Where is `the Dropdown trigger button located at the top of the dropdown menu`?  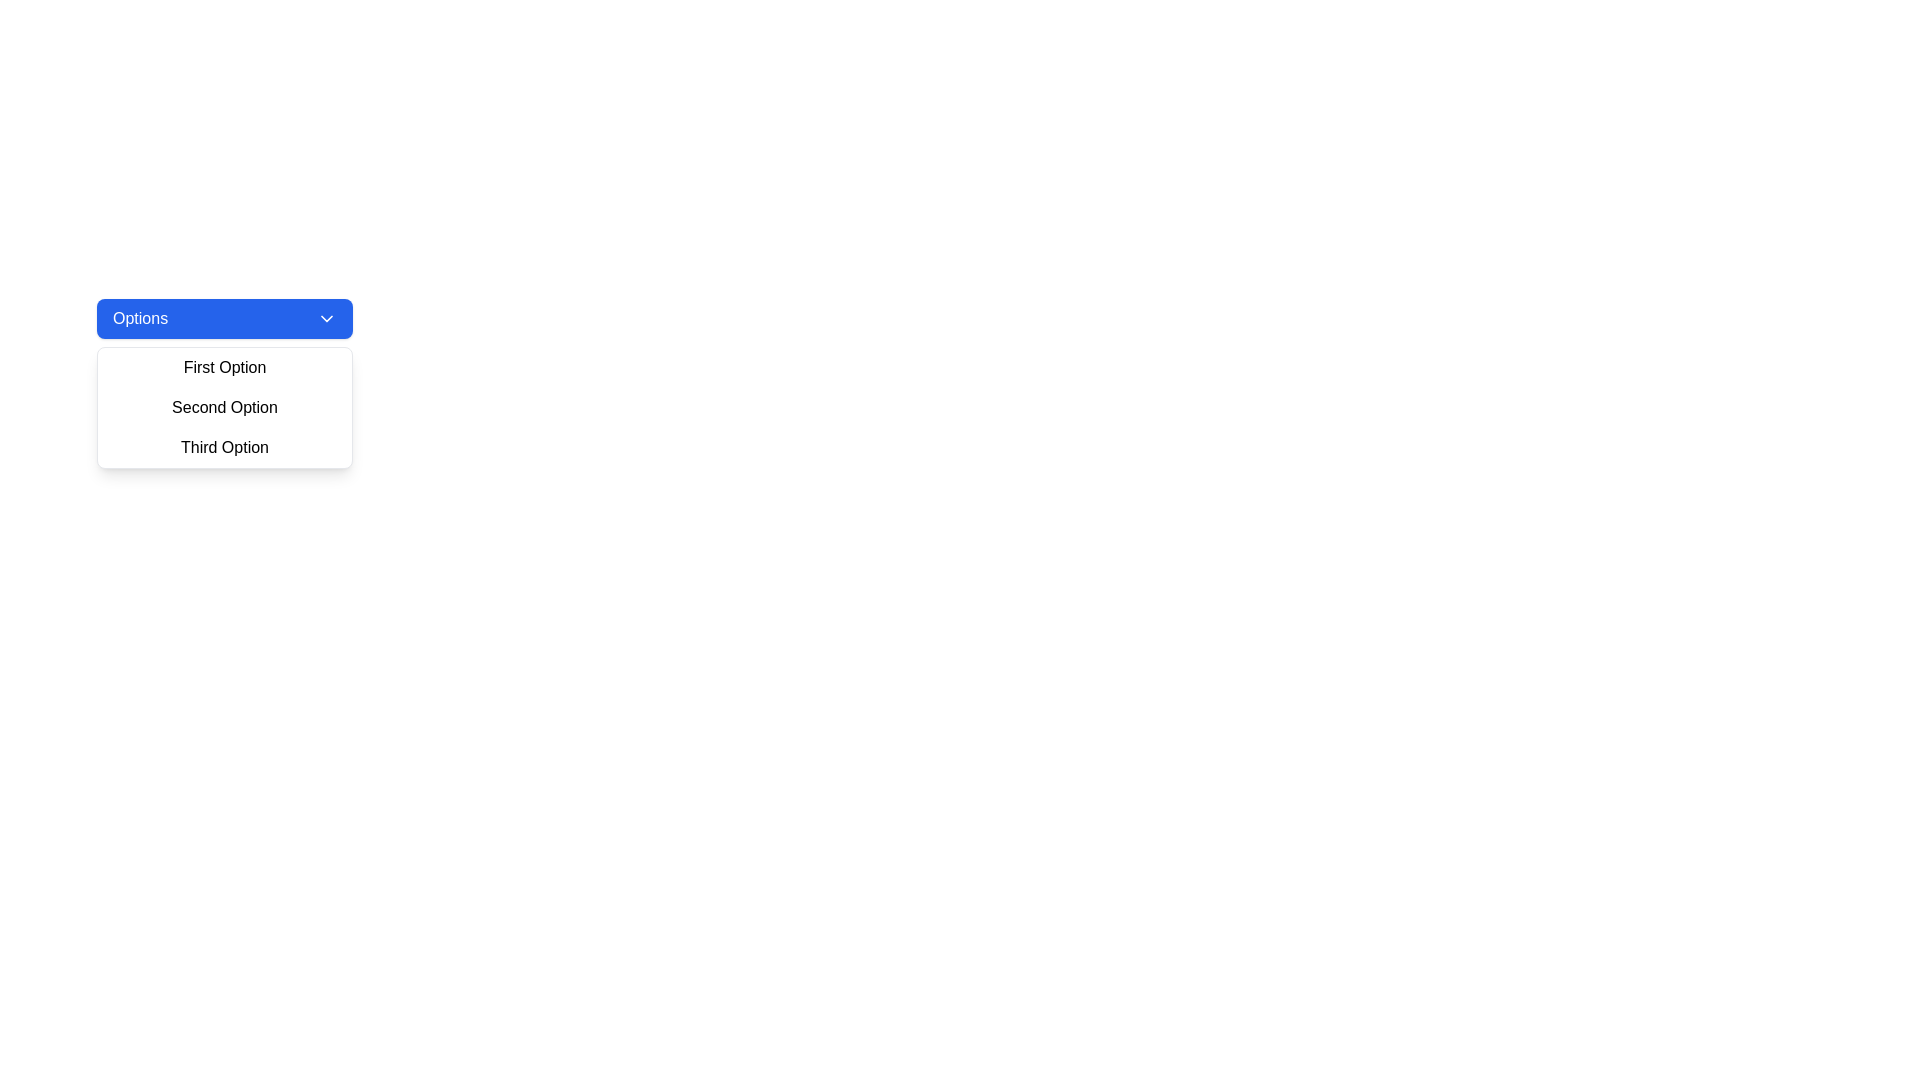
the Dropdown trigger button located at the top of the dropdown menu is located at coordinates (225, 318).